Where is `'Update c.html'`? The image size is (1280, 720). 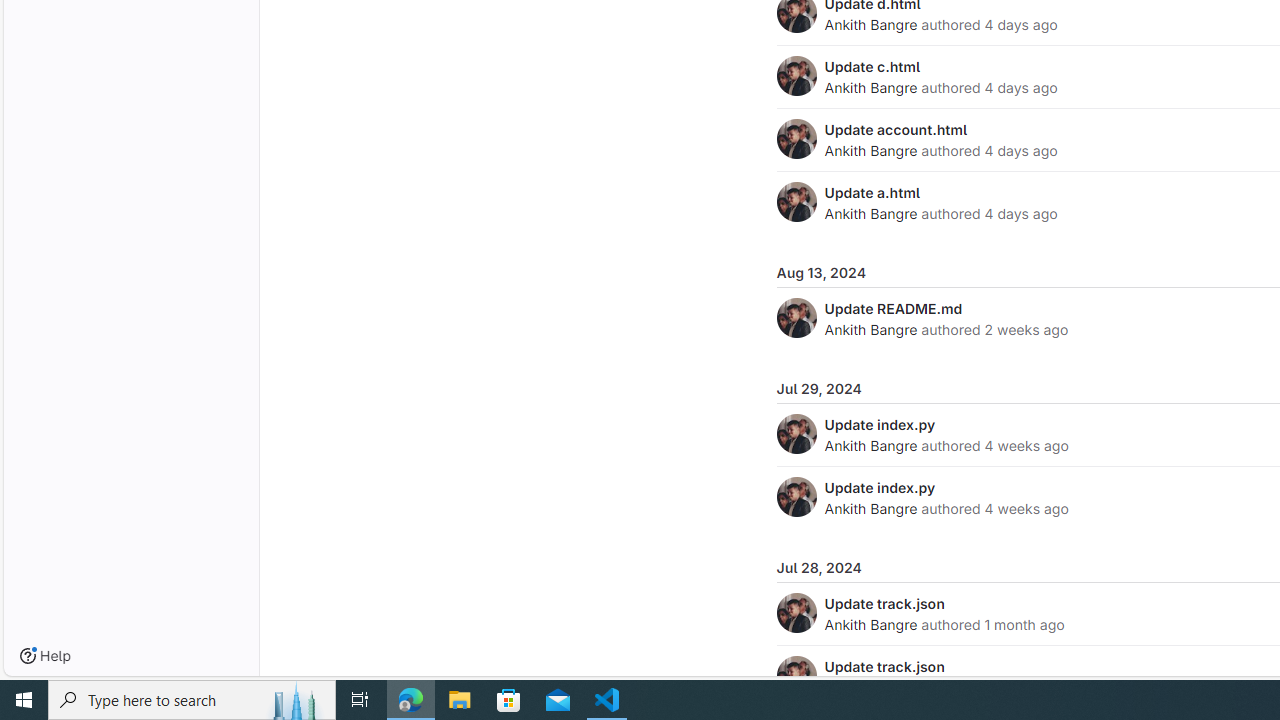 'Update c.html' is located at coordinates (872, 65).